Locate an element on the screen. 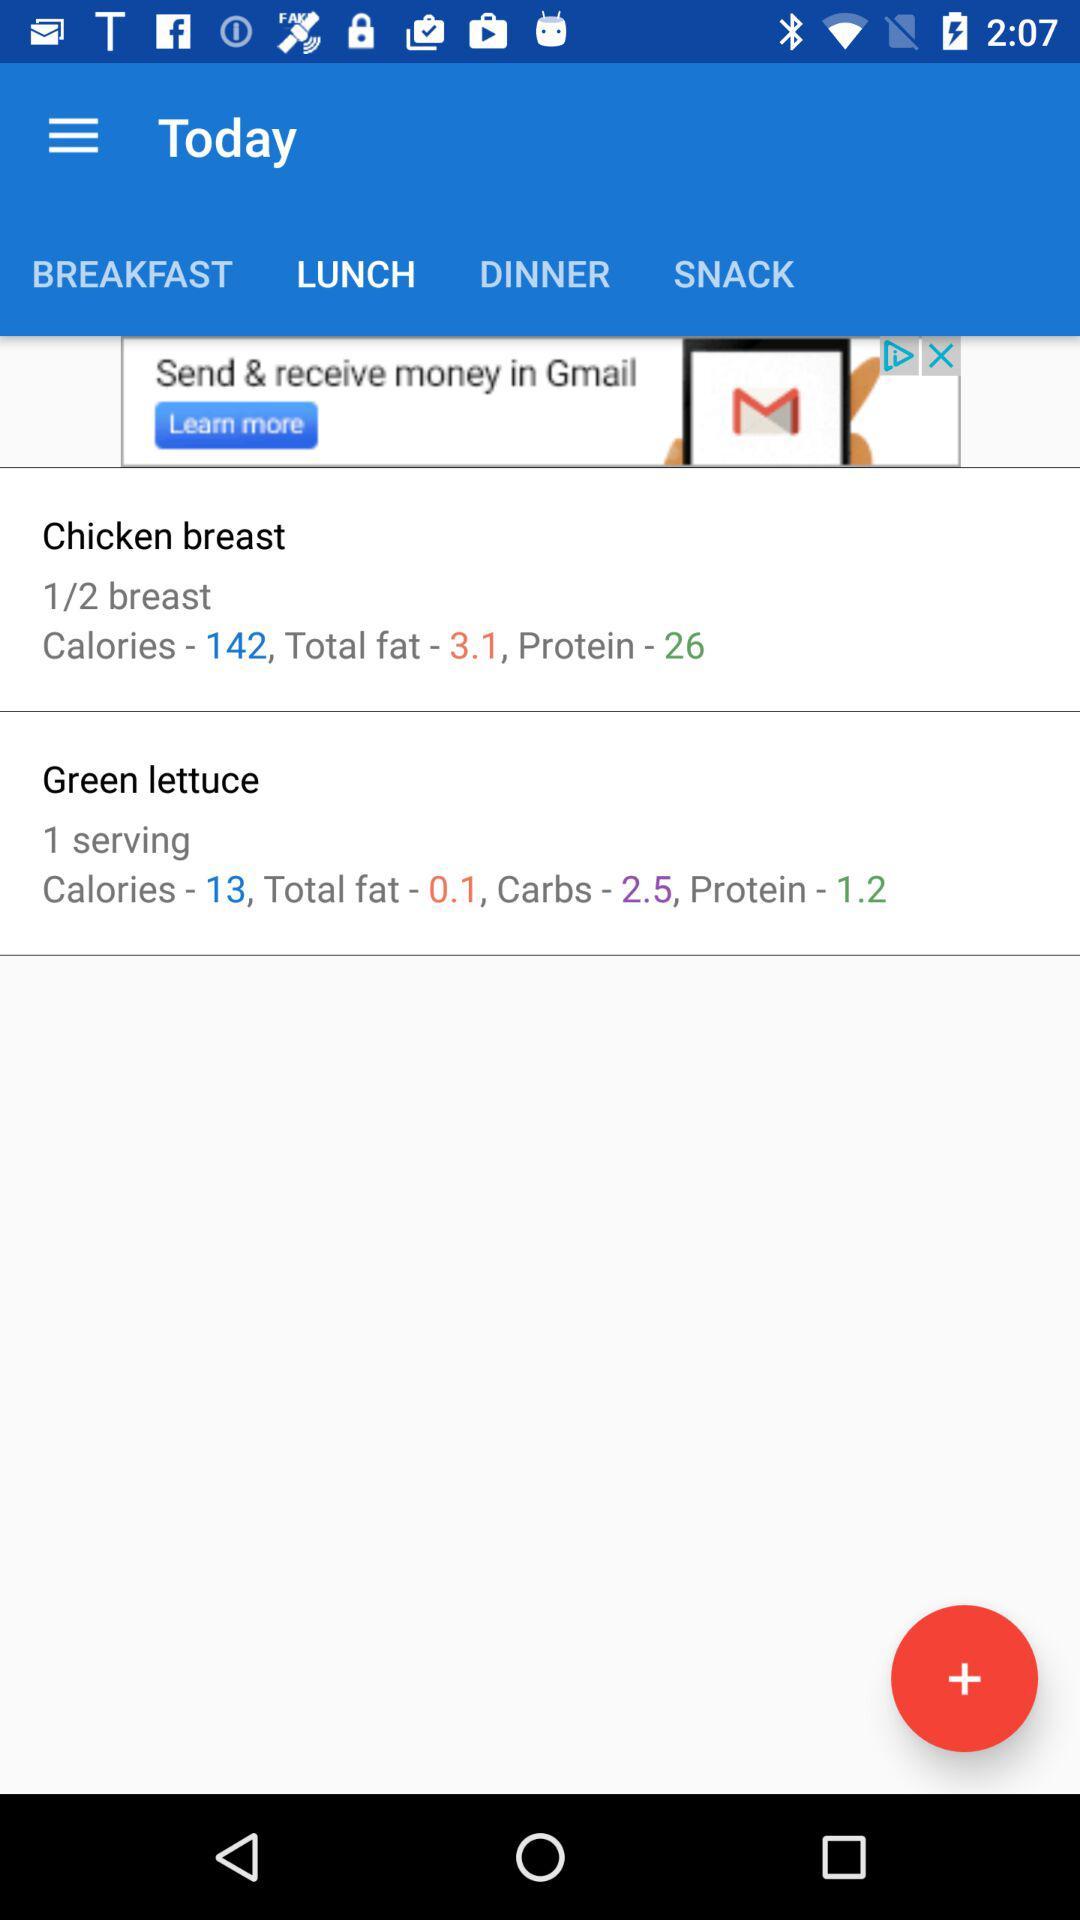  a receipe is located at coordinates (963, 1678).